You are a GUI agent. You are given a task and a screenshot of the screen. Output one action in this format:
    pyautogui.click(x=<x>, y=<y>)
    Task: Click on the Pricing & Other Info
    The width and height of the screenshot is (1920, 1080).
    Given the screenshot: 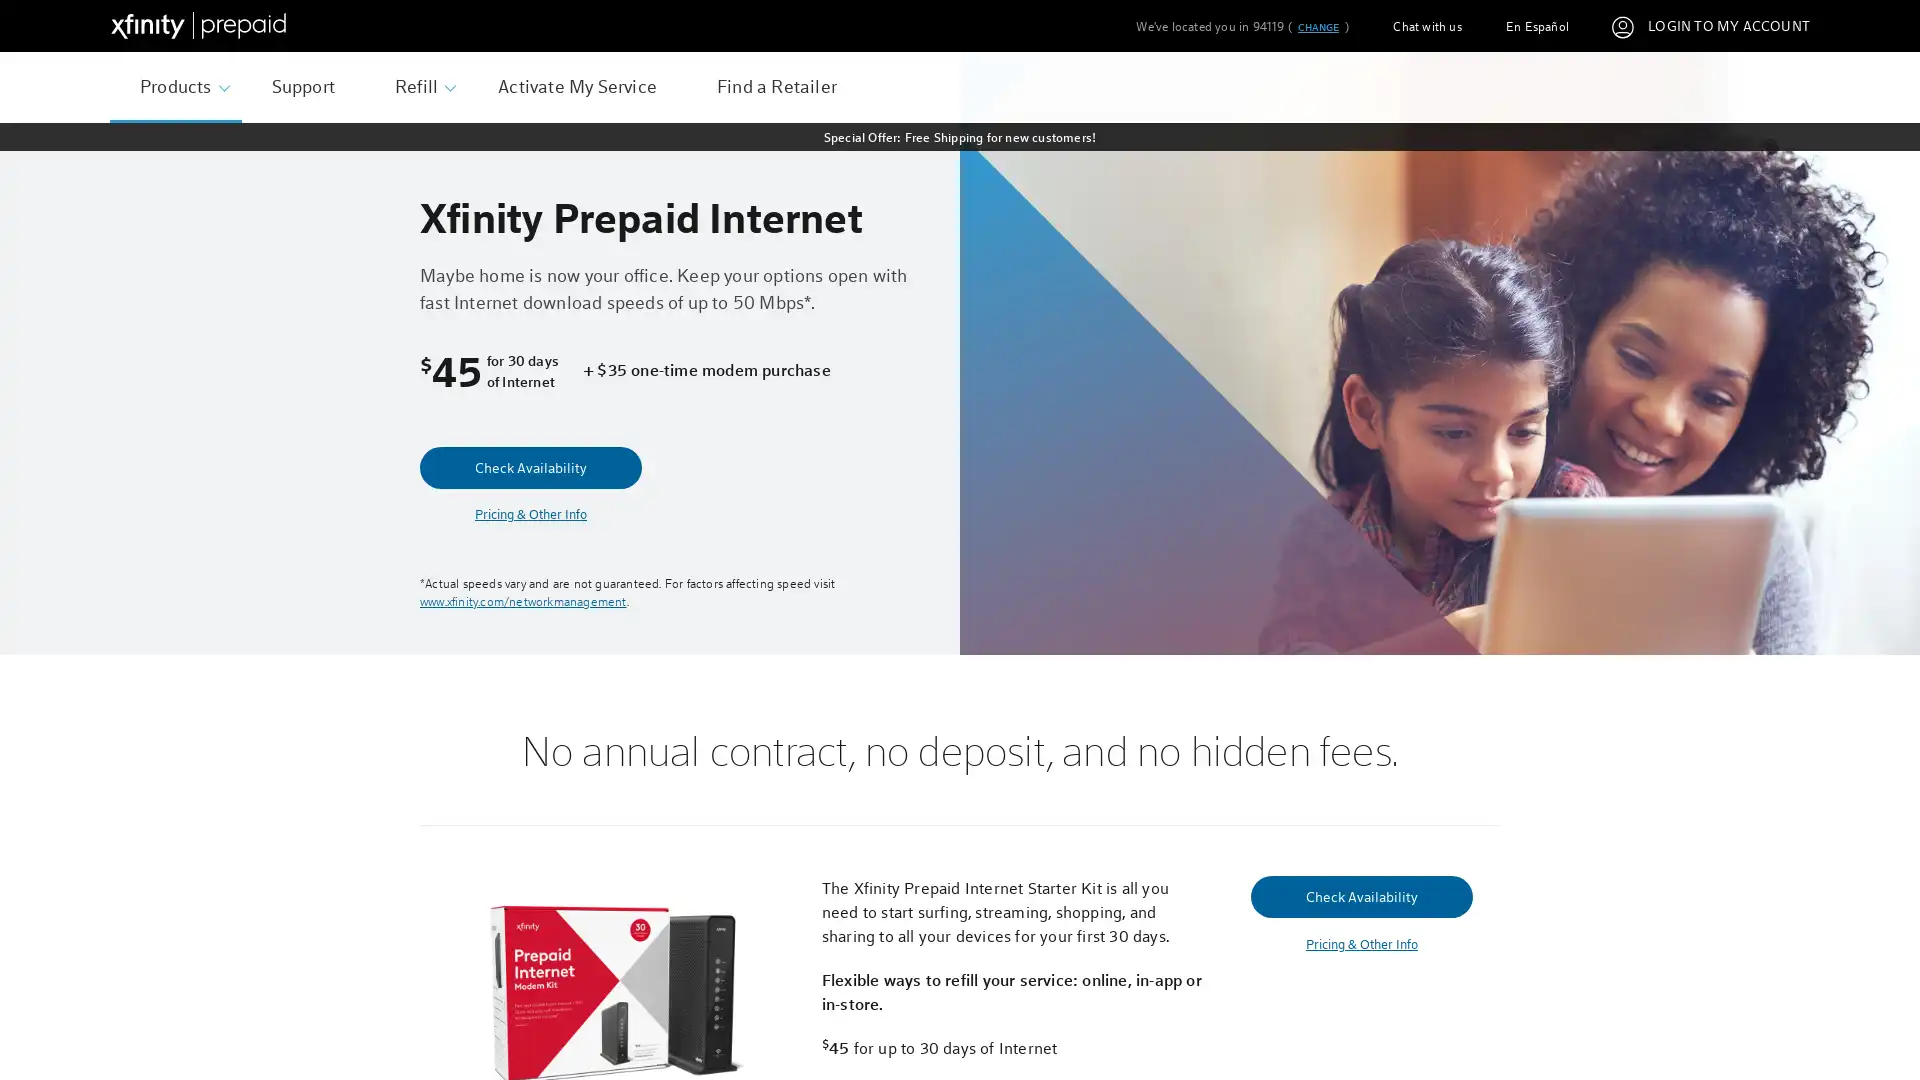 What is the action you would take?
    pyautogui.click(x=531, y=513)
    